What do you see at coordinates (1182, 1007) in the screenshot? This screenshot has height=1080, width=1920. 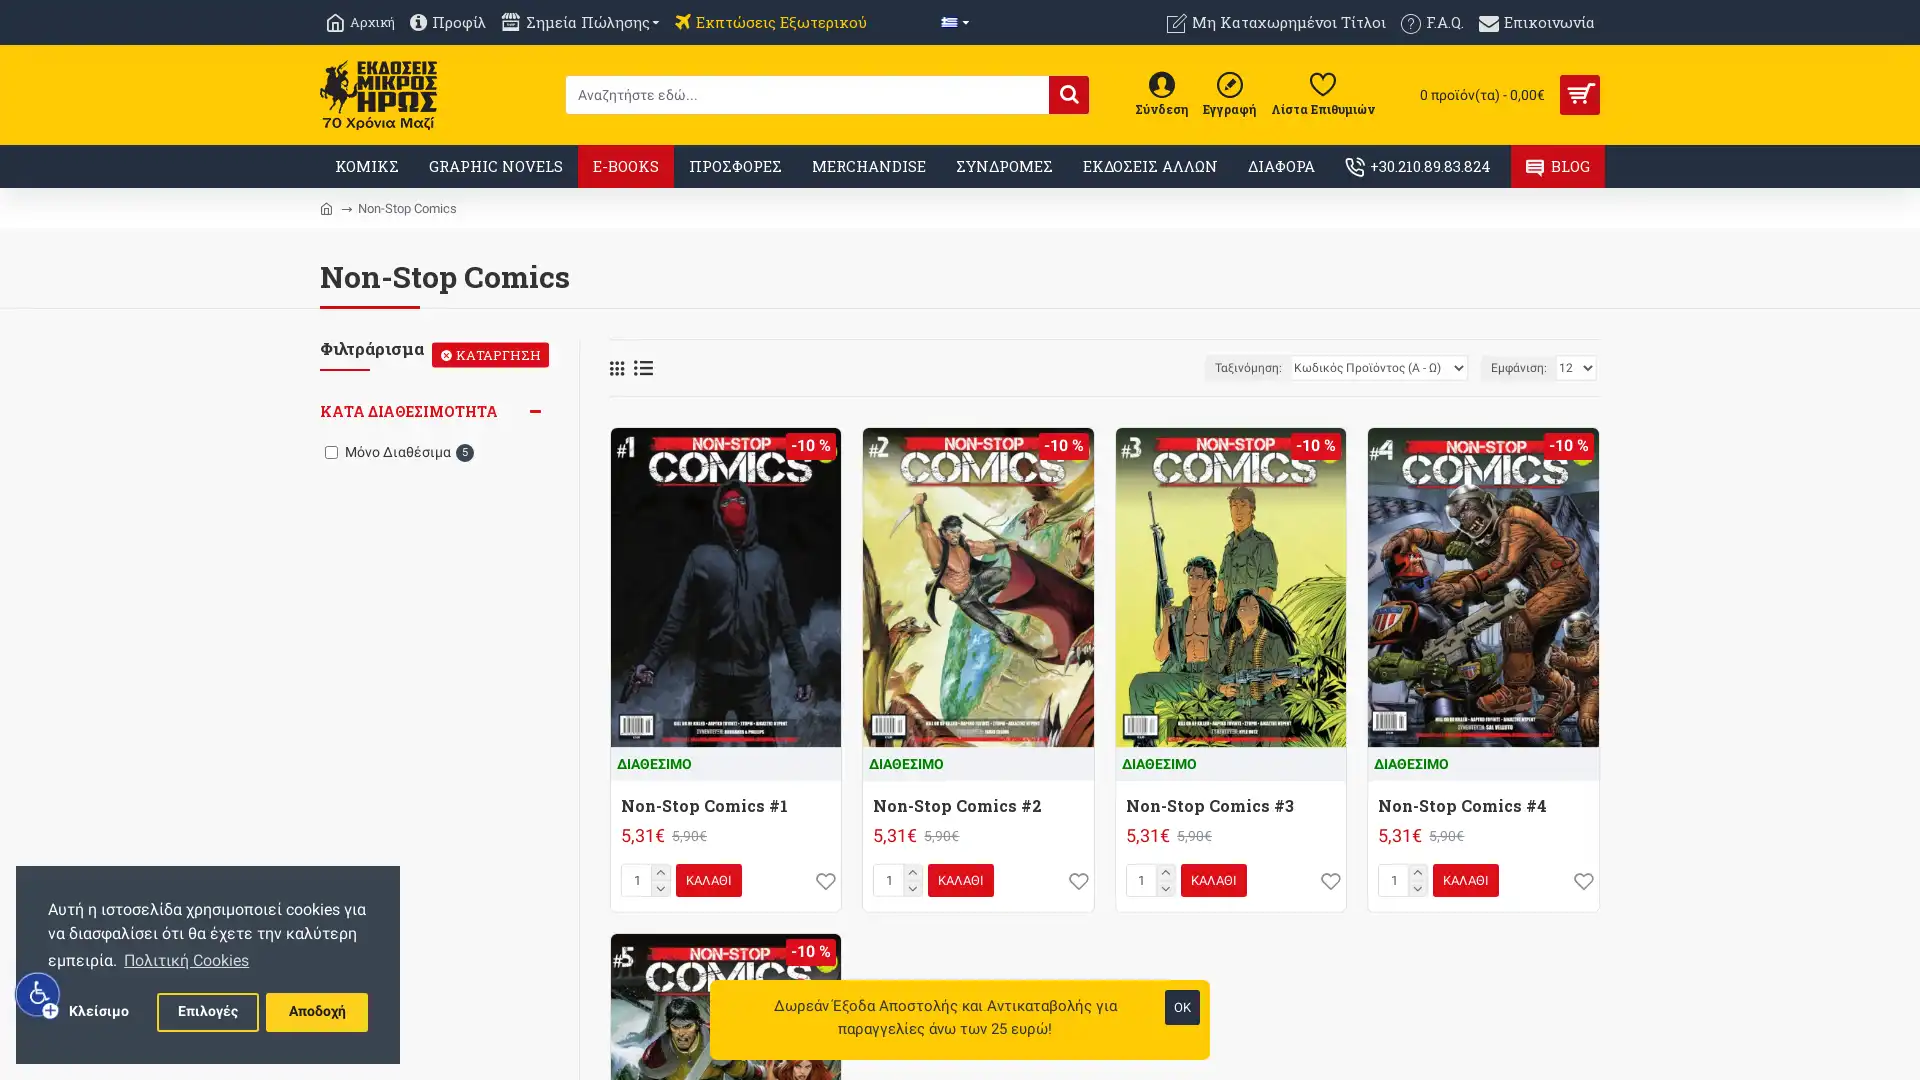 I see `OK` at bounding box center [1182, 1007].